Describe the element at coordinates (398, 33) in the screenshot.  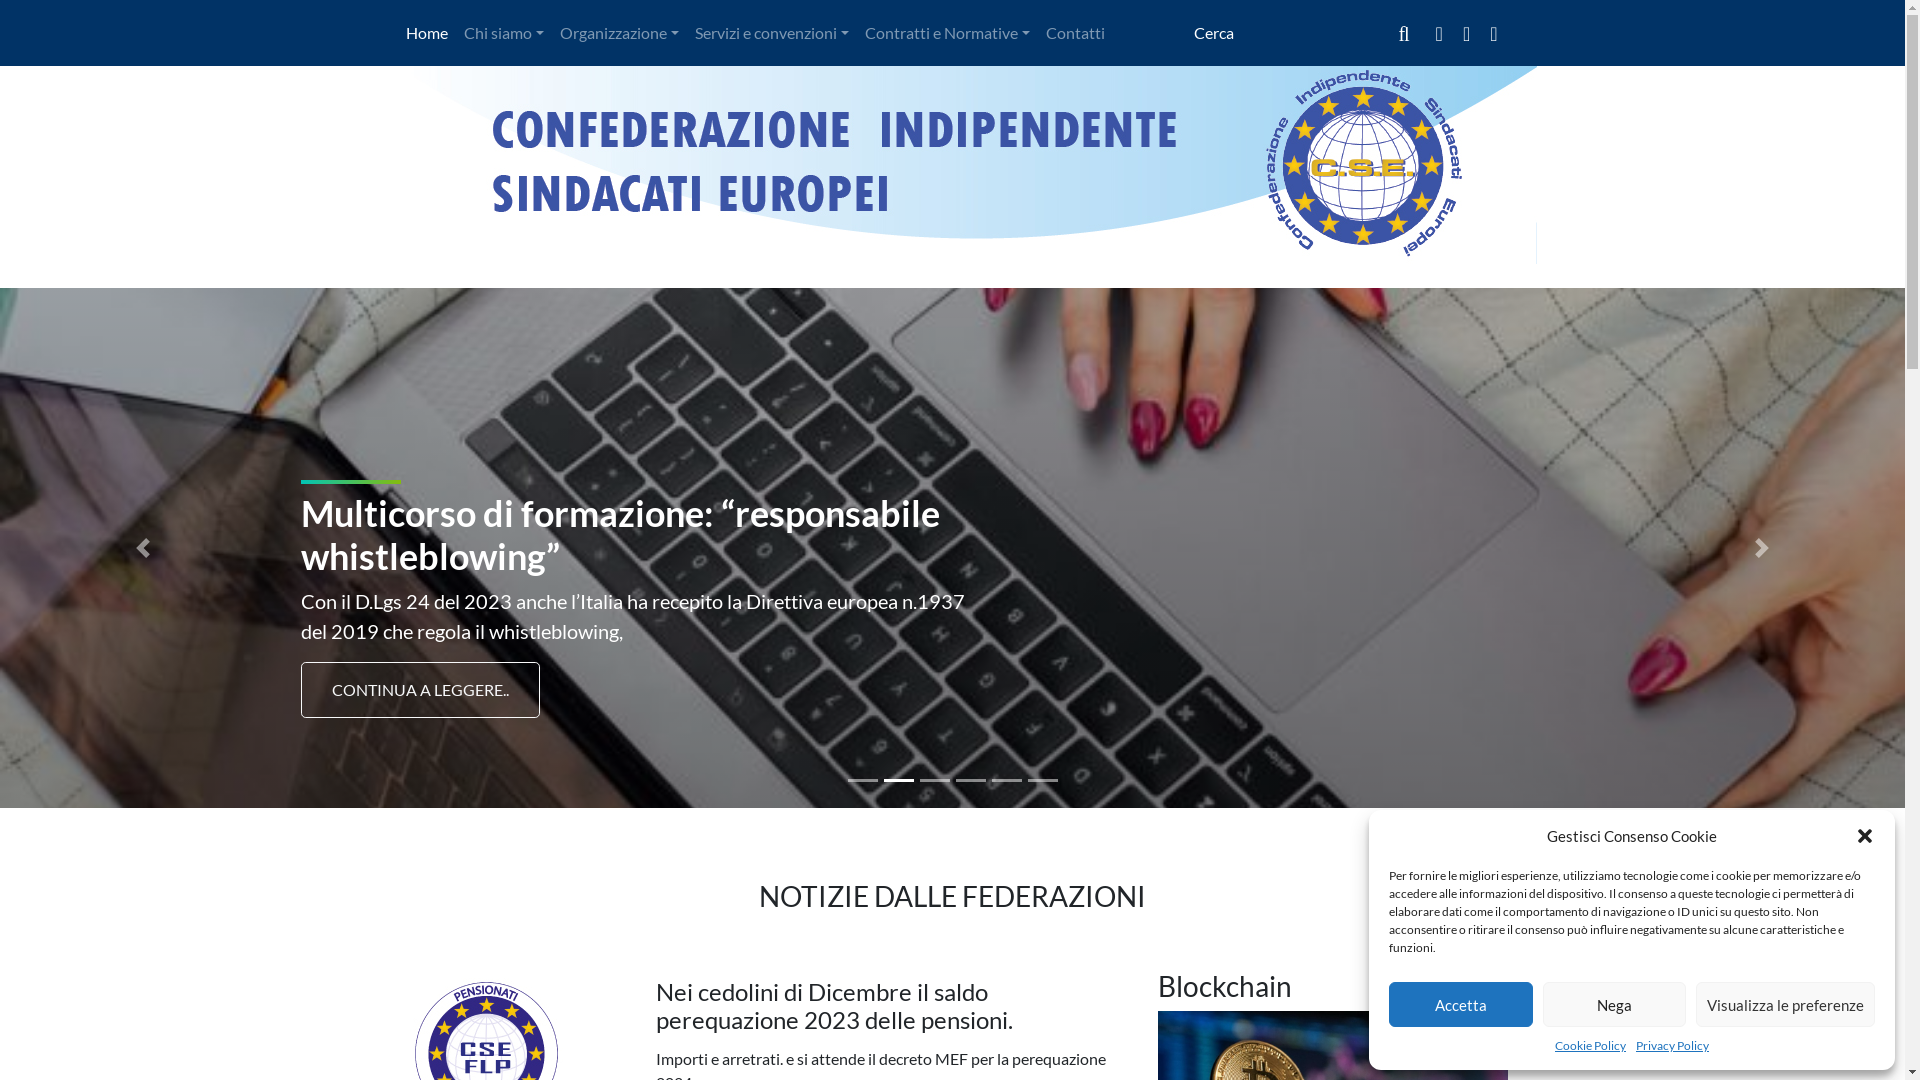
I see `'Home'` at that location.